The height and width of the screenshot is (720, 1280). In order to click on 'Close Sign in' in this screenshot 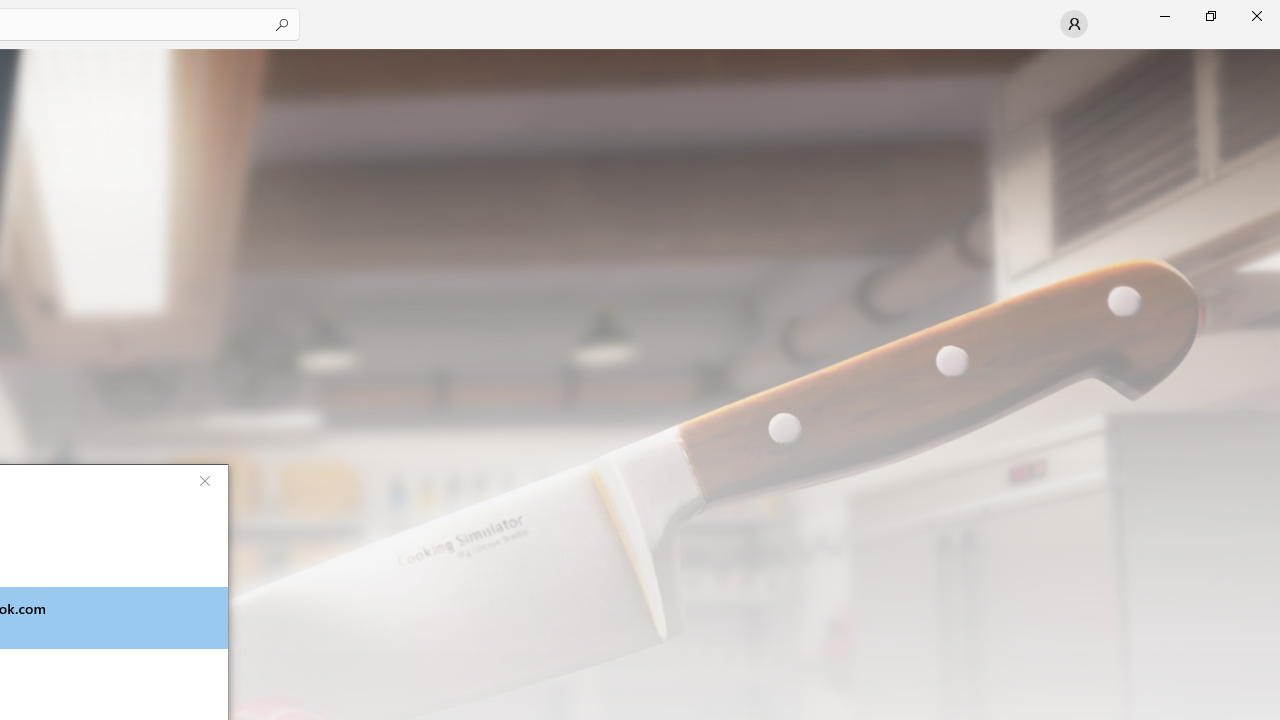, I will do `click(204, 480)`.